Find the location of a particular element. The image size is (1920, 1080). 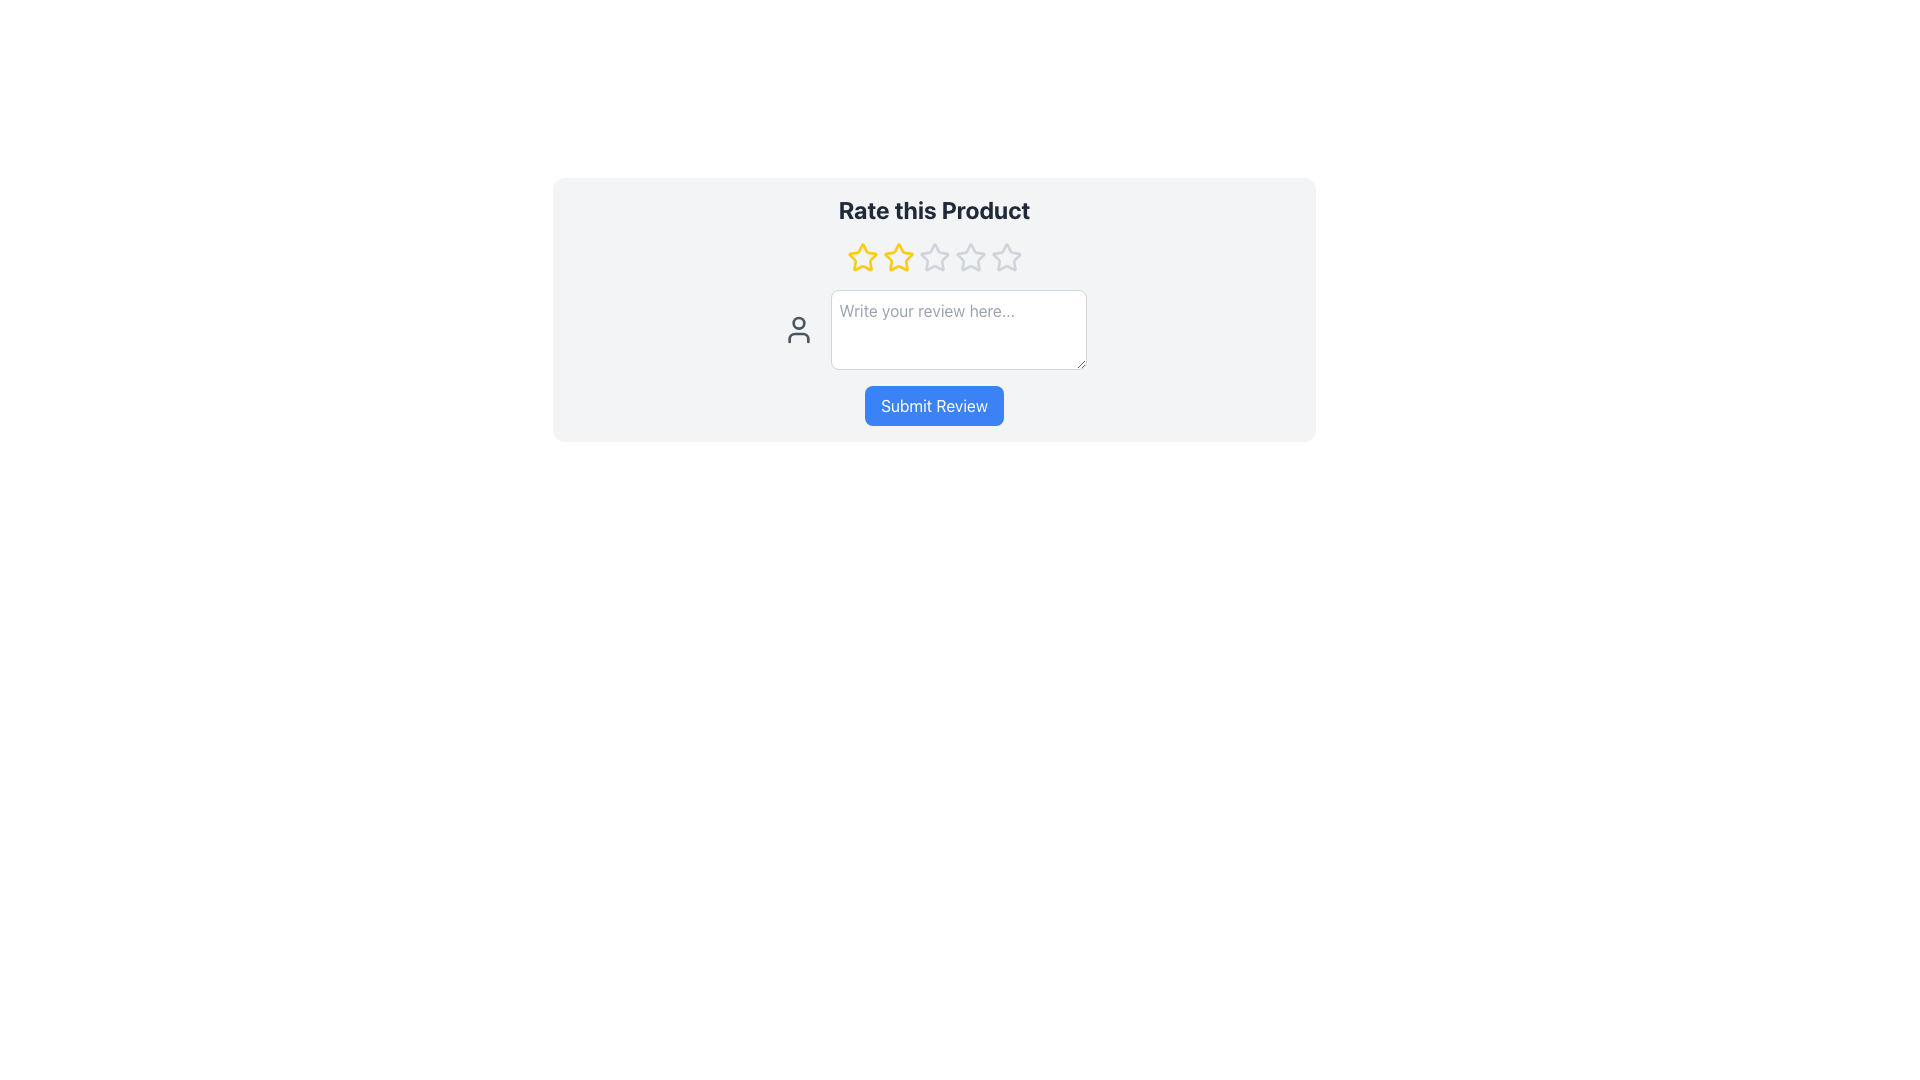

the third star-shaped Rating Icon, which is styled with a light gray color and a gray outline, to rate the product is located at coordinates (933, 257).